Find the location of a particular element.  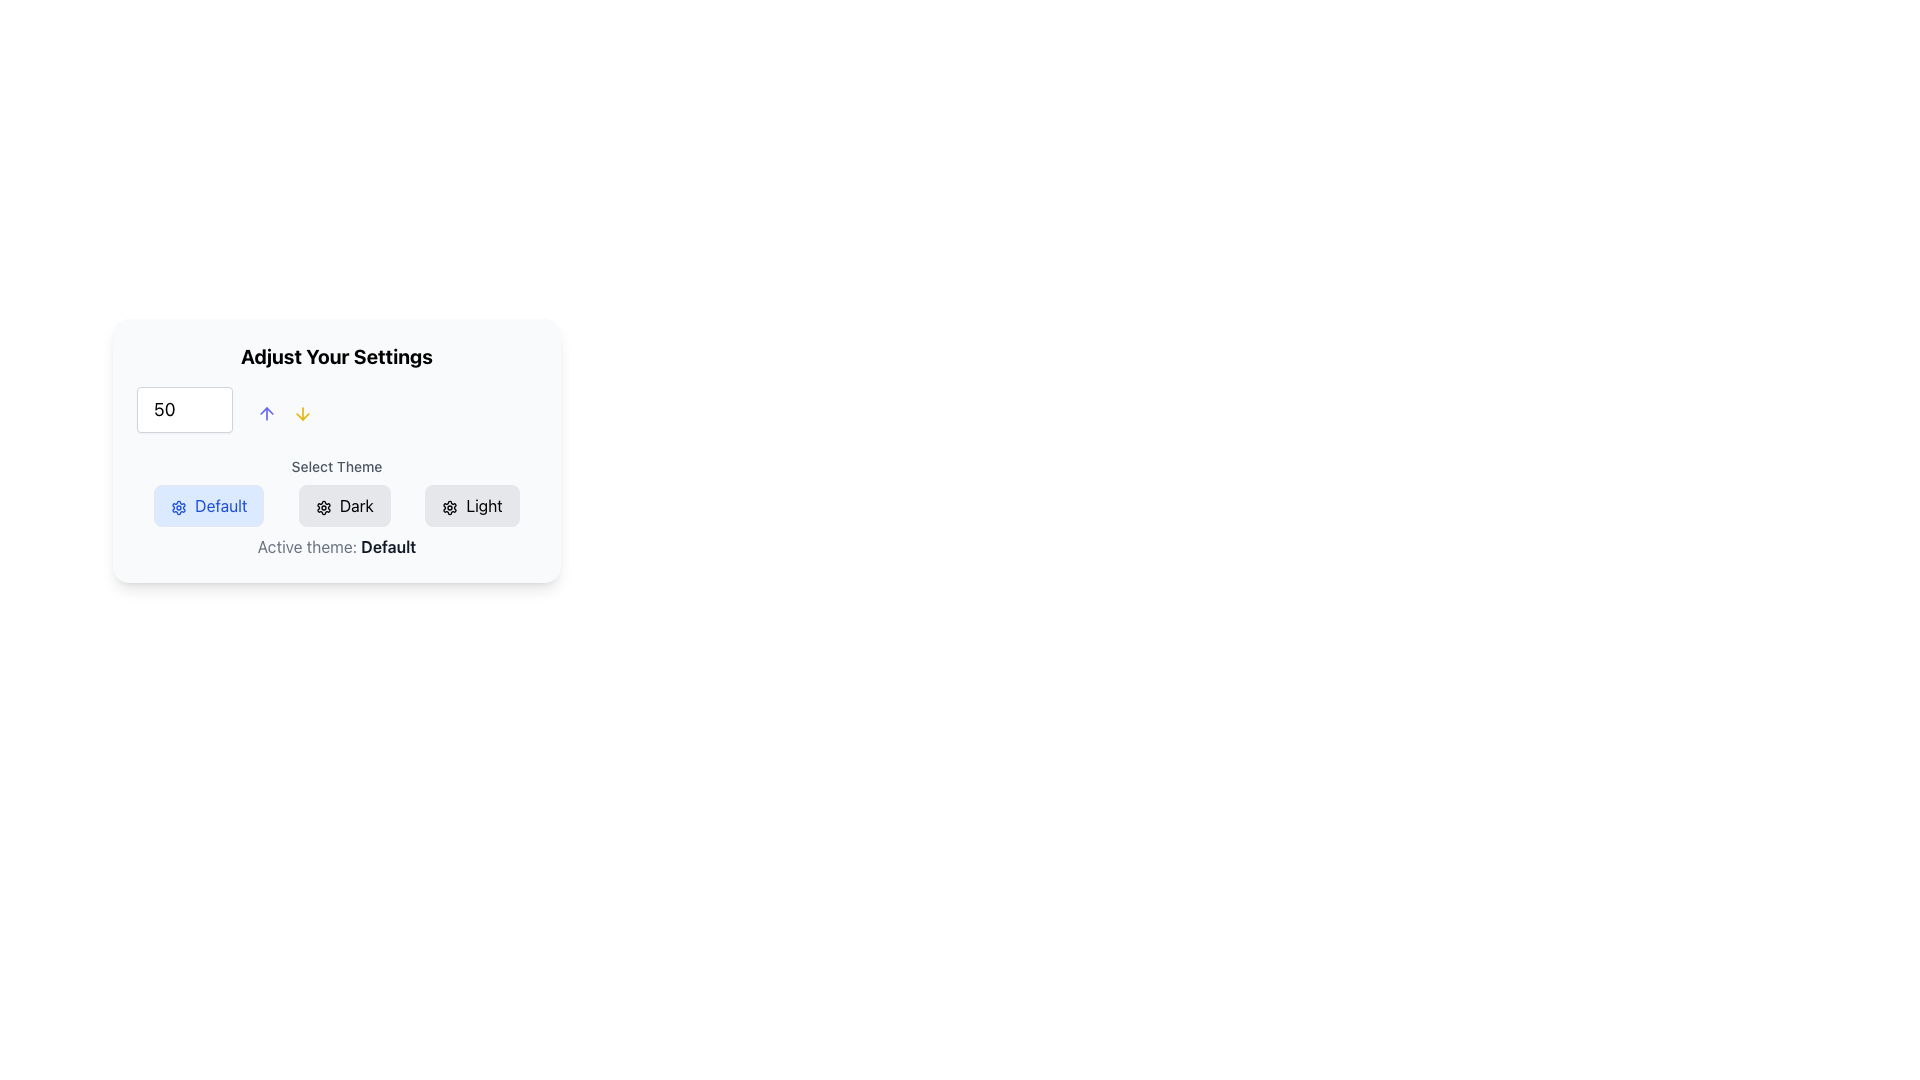

on the Text display showing the number '50' within its minimalistic rectangular box in the upper-left part of the settings card interface is located at coordinates (164, 408).